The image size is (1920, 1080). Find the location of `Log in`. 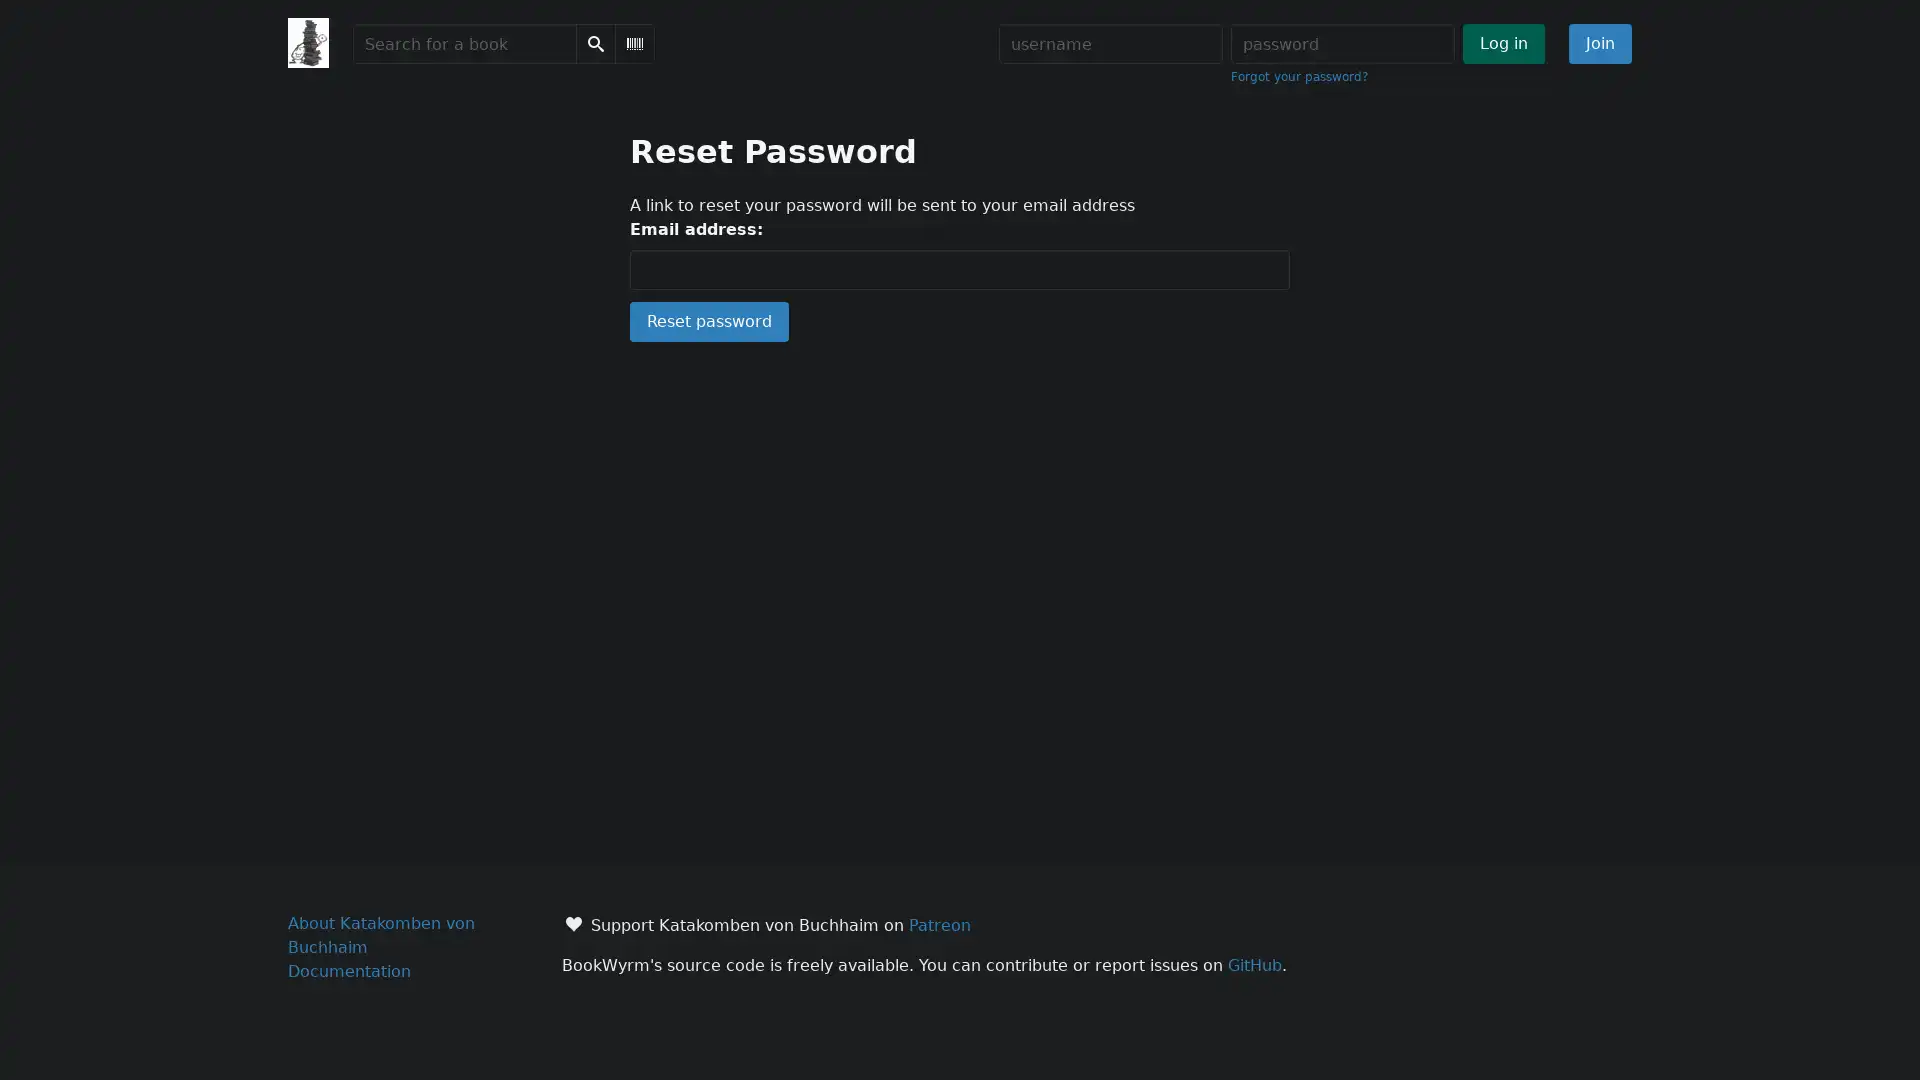

Log in is located at coordinates (1502, 43).